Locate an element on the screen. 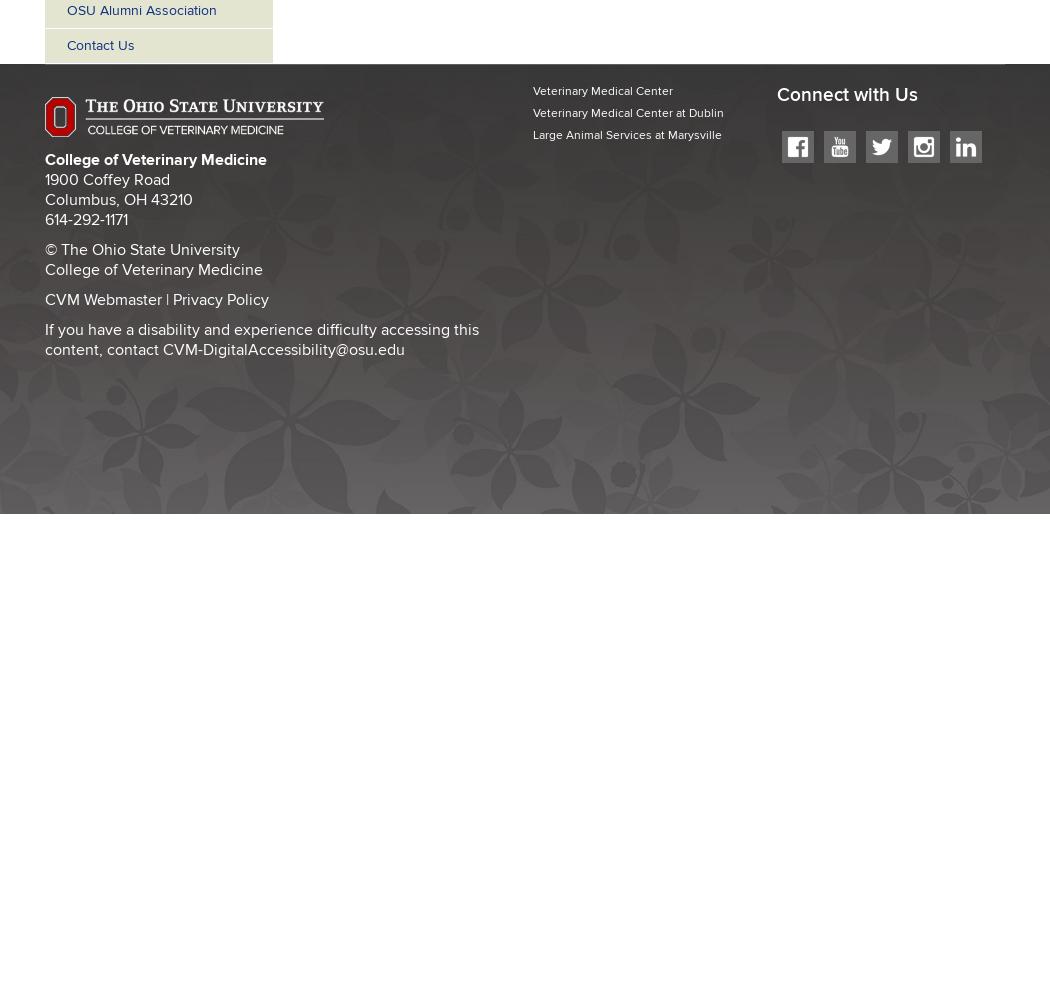 The height and width of the screenshot is (1000, 1050). 'Columbus, OH 43210' is located at coordinates (117, 198).